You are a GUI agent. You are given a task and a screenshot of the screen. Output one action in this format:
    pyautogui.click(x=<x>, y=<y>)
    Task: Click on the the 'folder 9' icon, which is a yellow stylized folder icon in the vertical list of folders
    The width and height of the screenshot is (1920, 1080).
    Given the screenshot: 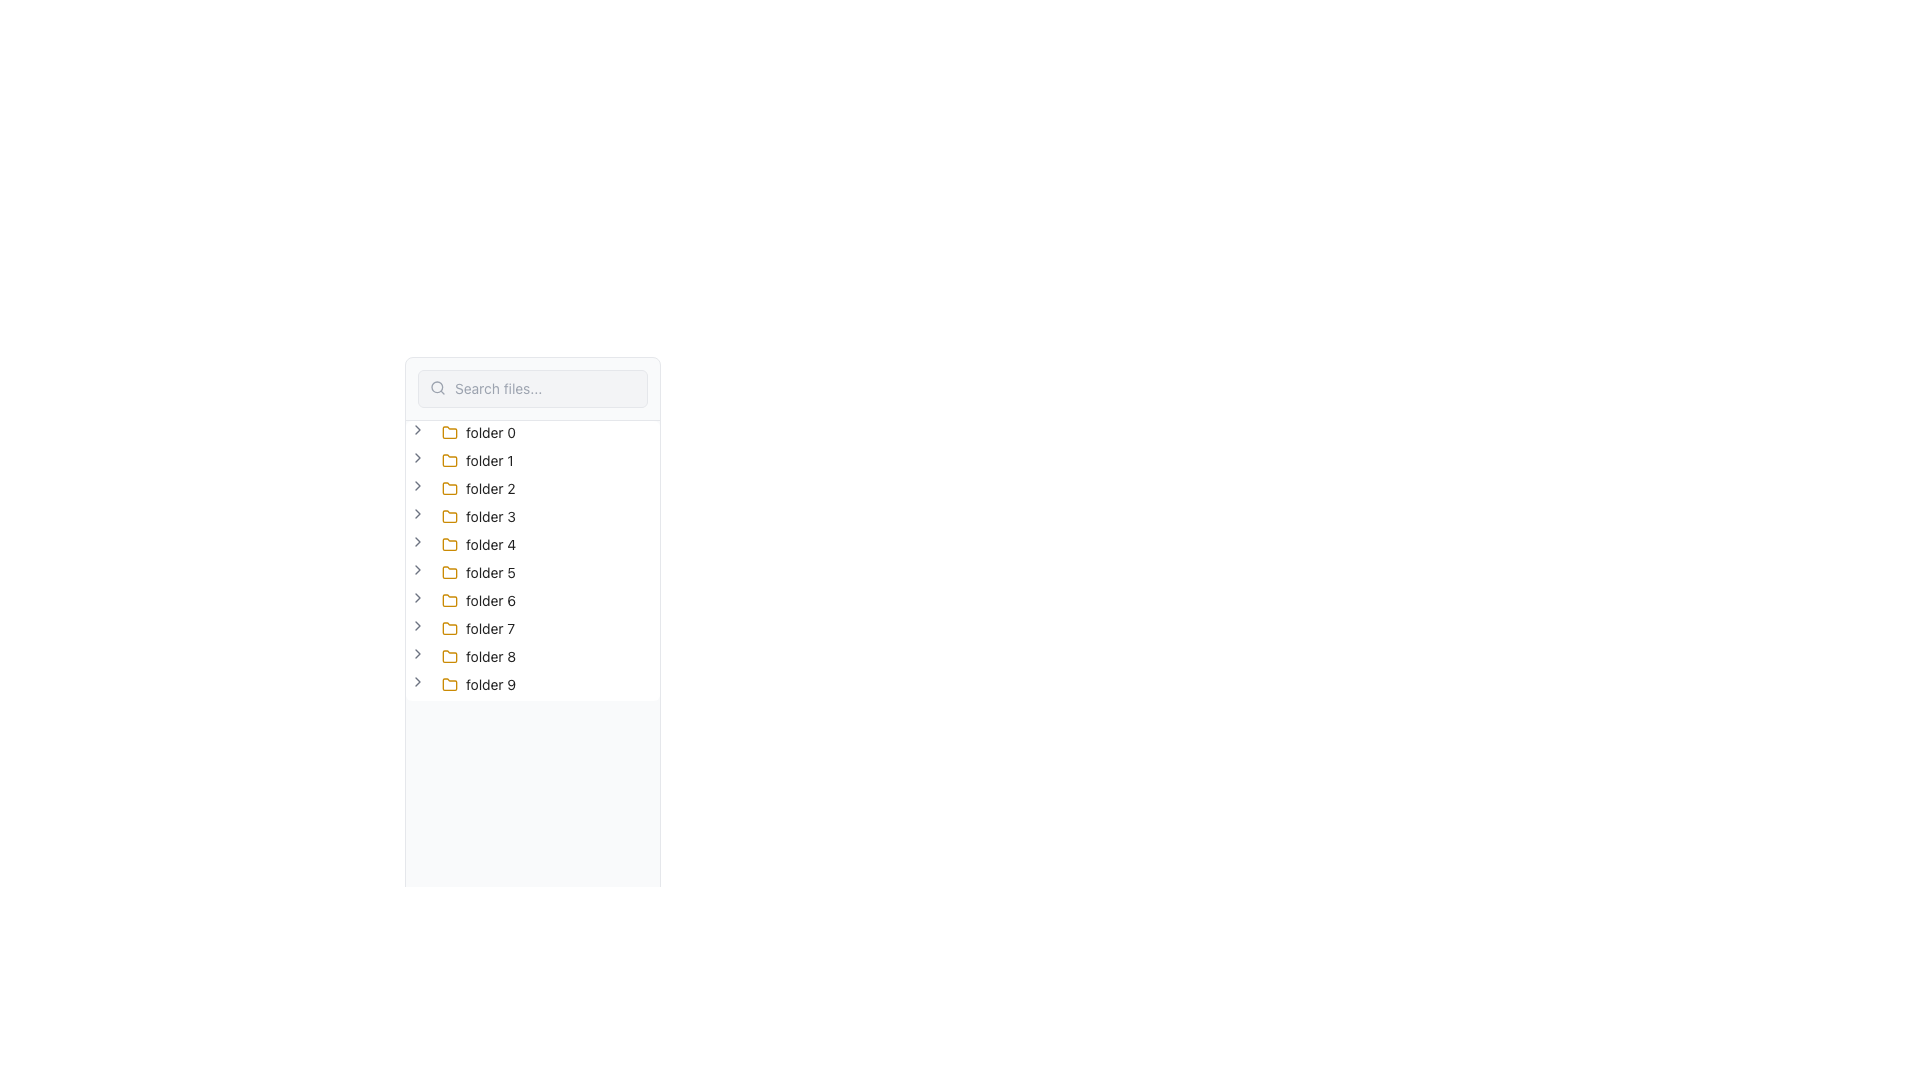 What is the action you would take?
    pyautogui.click(x=464, y=684)
    